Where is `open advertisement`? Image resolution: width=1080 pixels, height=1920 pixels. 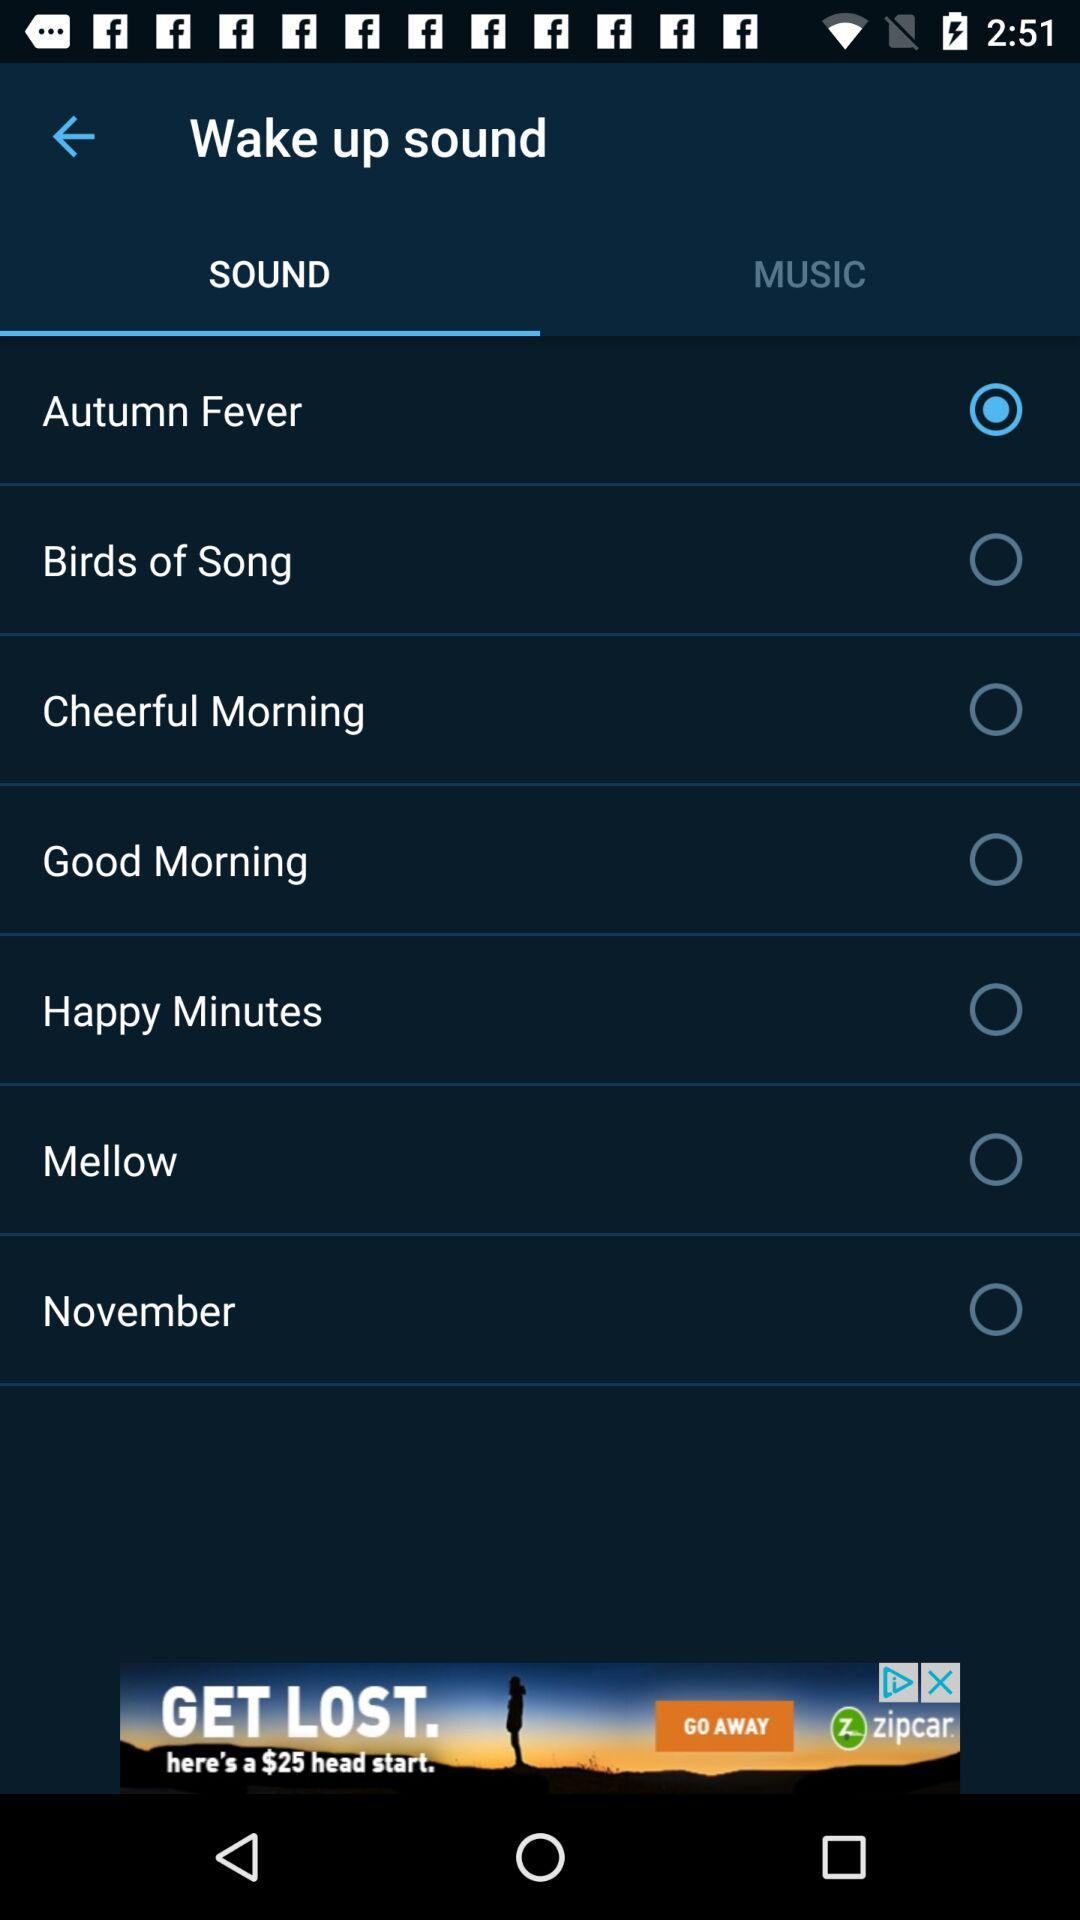
open advertisement is located at coordinates (540, 1727).